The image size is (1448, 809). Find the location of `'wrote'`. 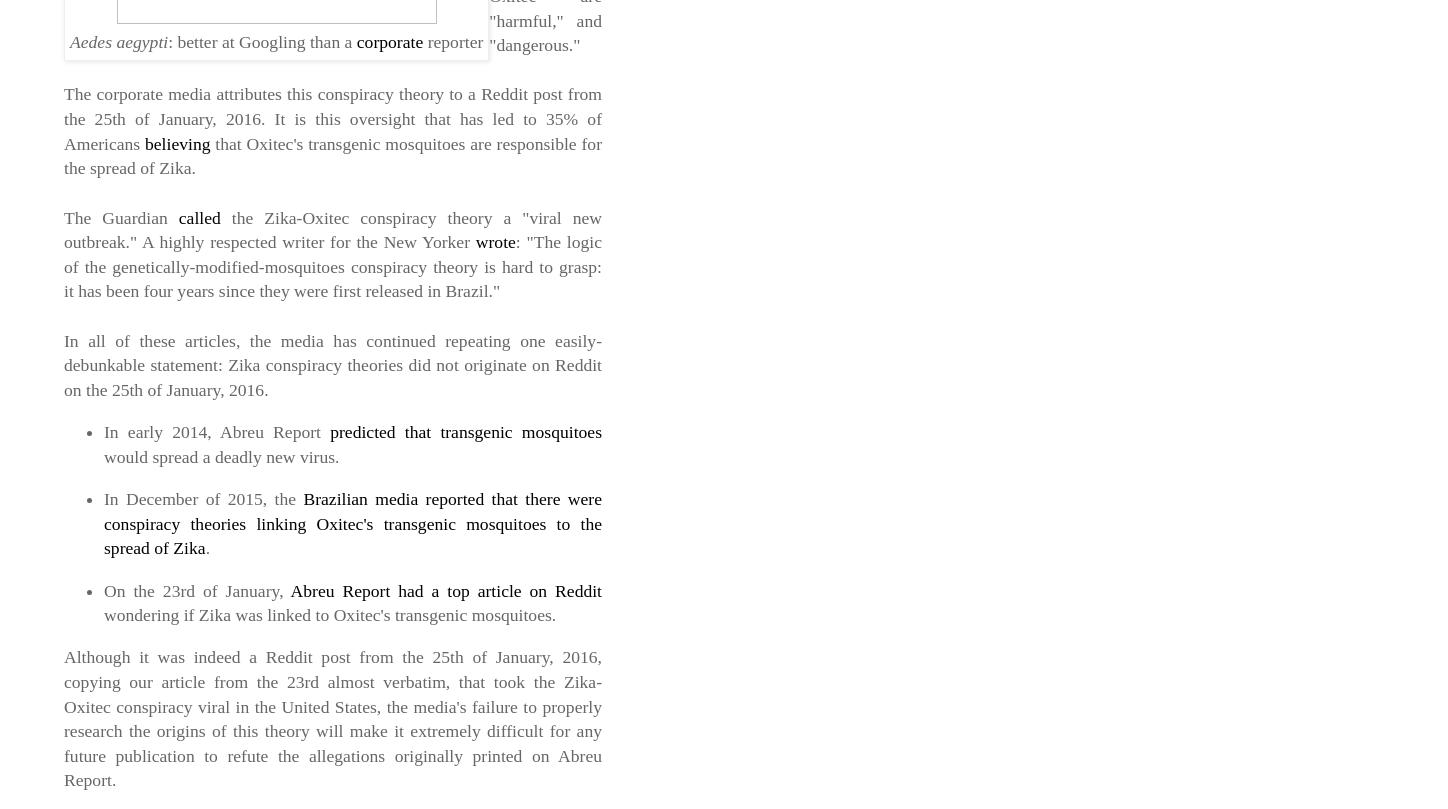

'wrote' is located at coordinates (473, 240).